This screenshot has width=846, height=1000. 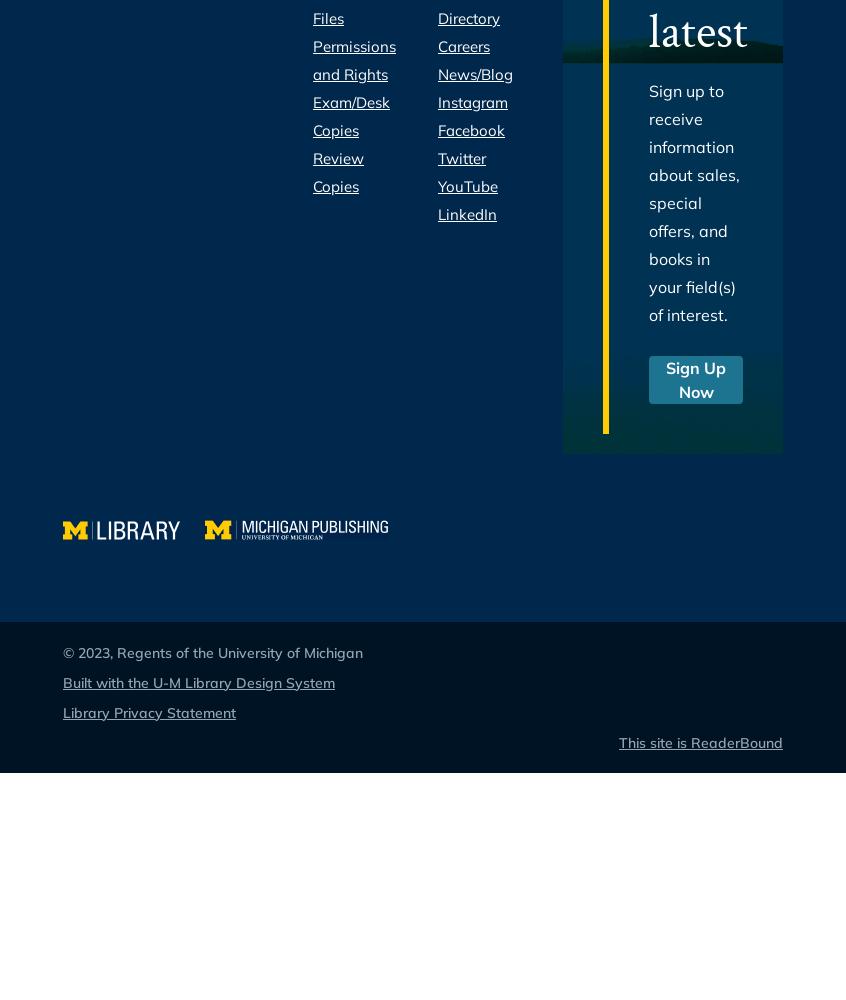 I want to click on 'Instagram', so click(x=471, y=101).